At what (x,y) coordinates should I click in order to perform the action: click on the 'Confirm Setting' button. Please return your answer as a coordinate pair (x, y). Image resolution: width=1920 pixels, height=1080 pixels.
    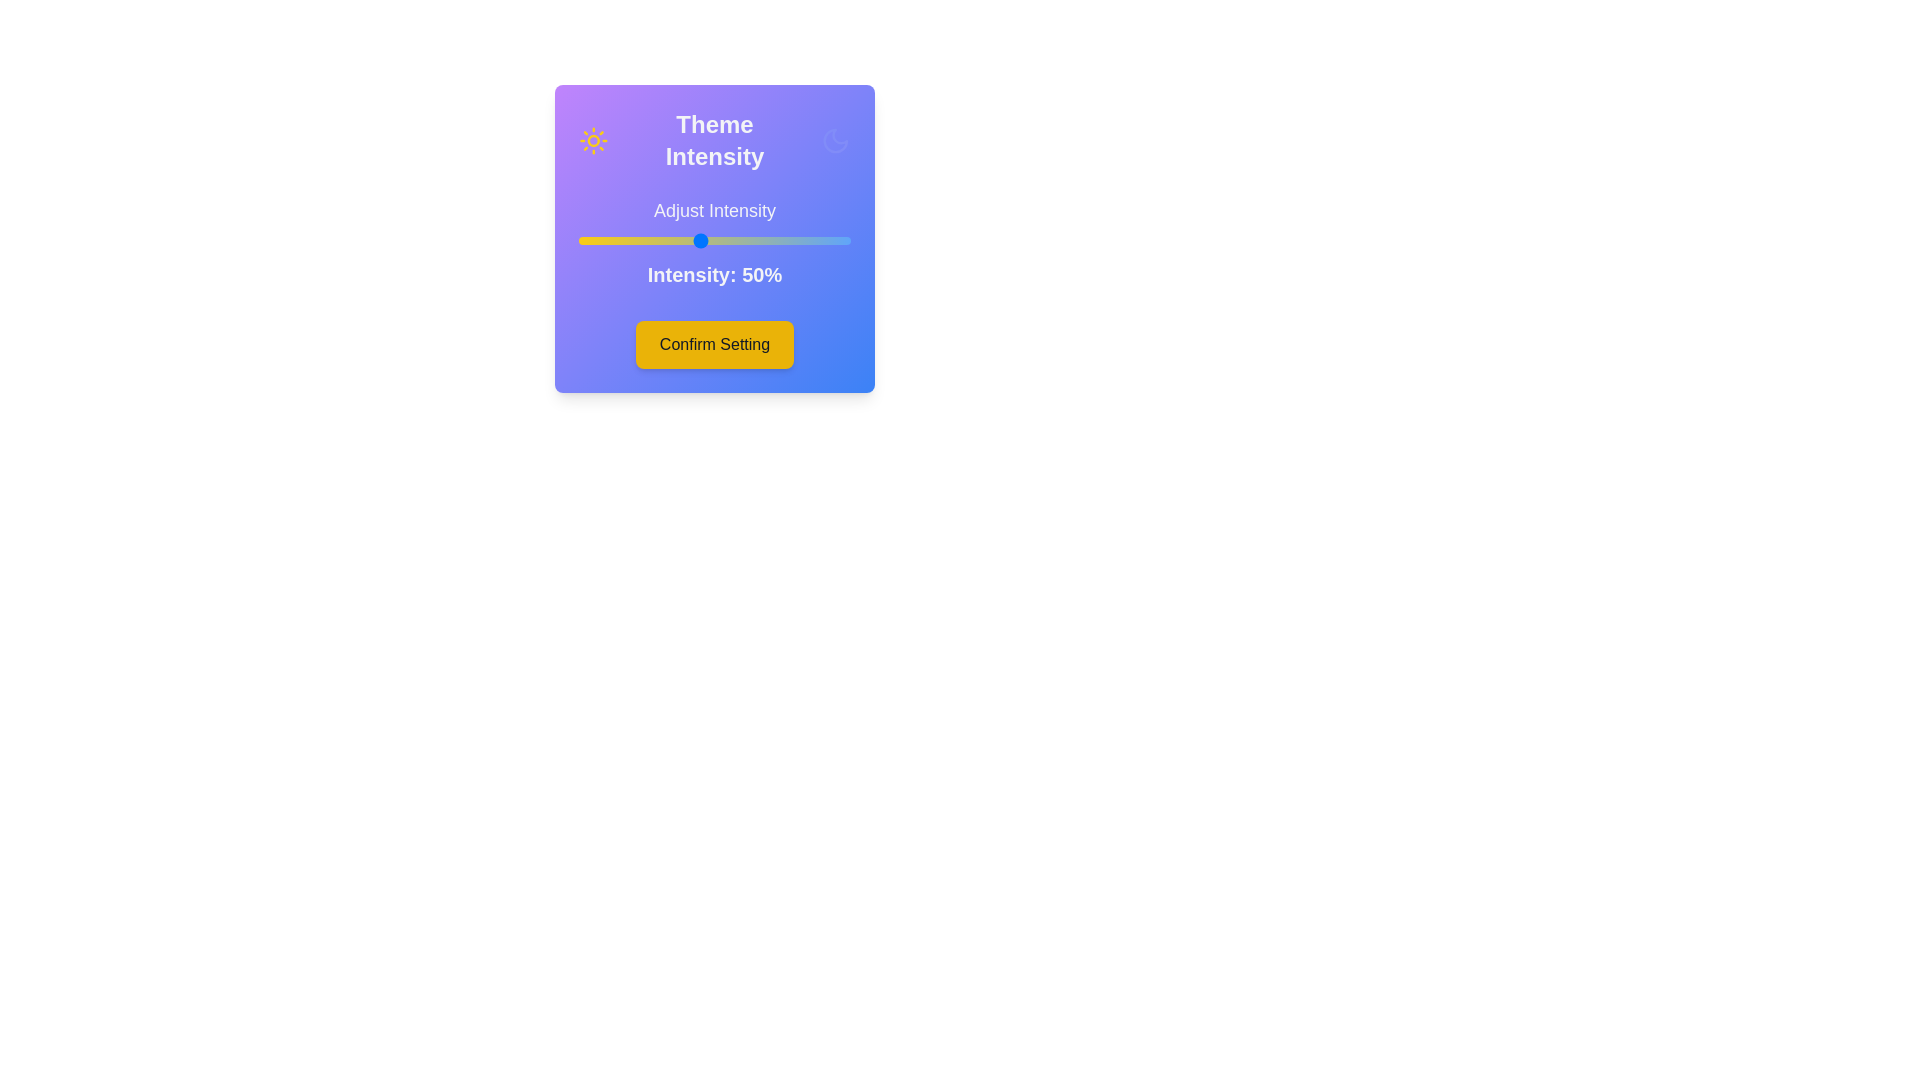
    Looking at the image, I should click on (715, 343).